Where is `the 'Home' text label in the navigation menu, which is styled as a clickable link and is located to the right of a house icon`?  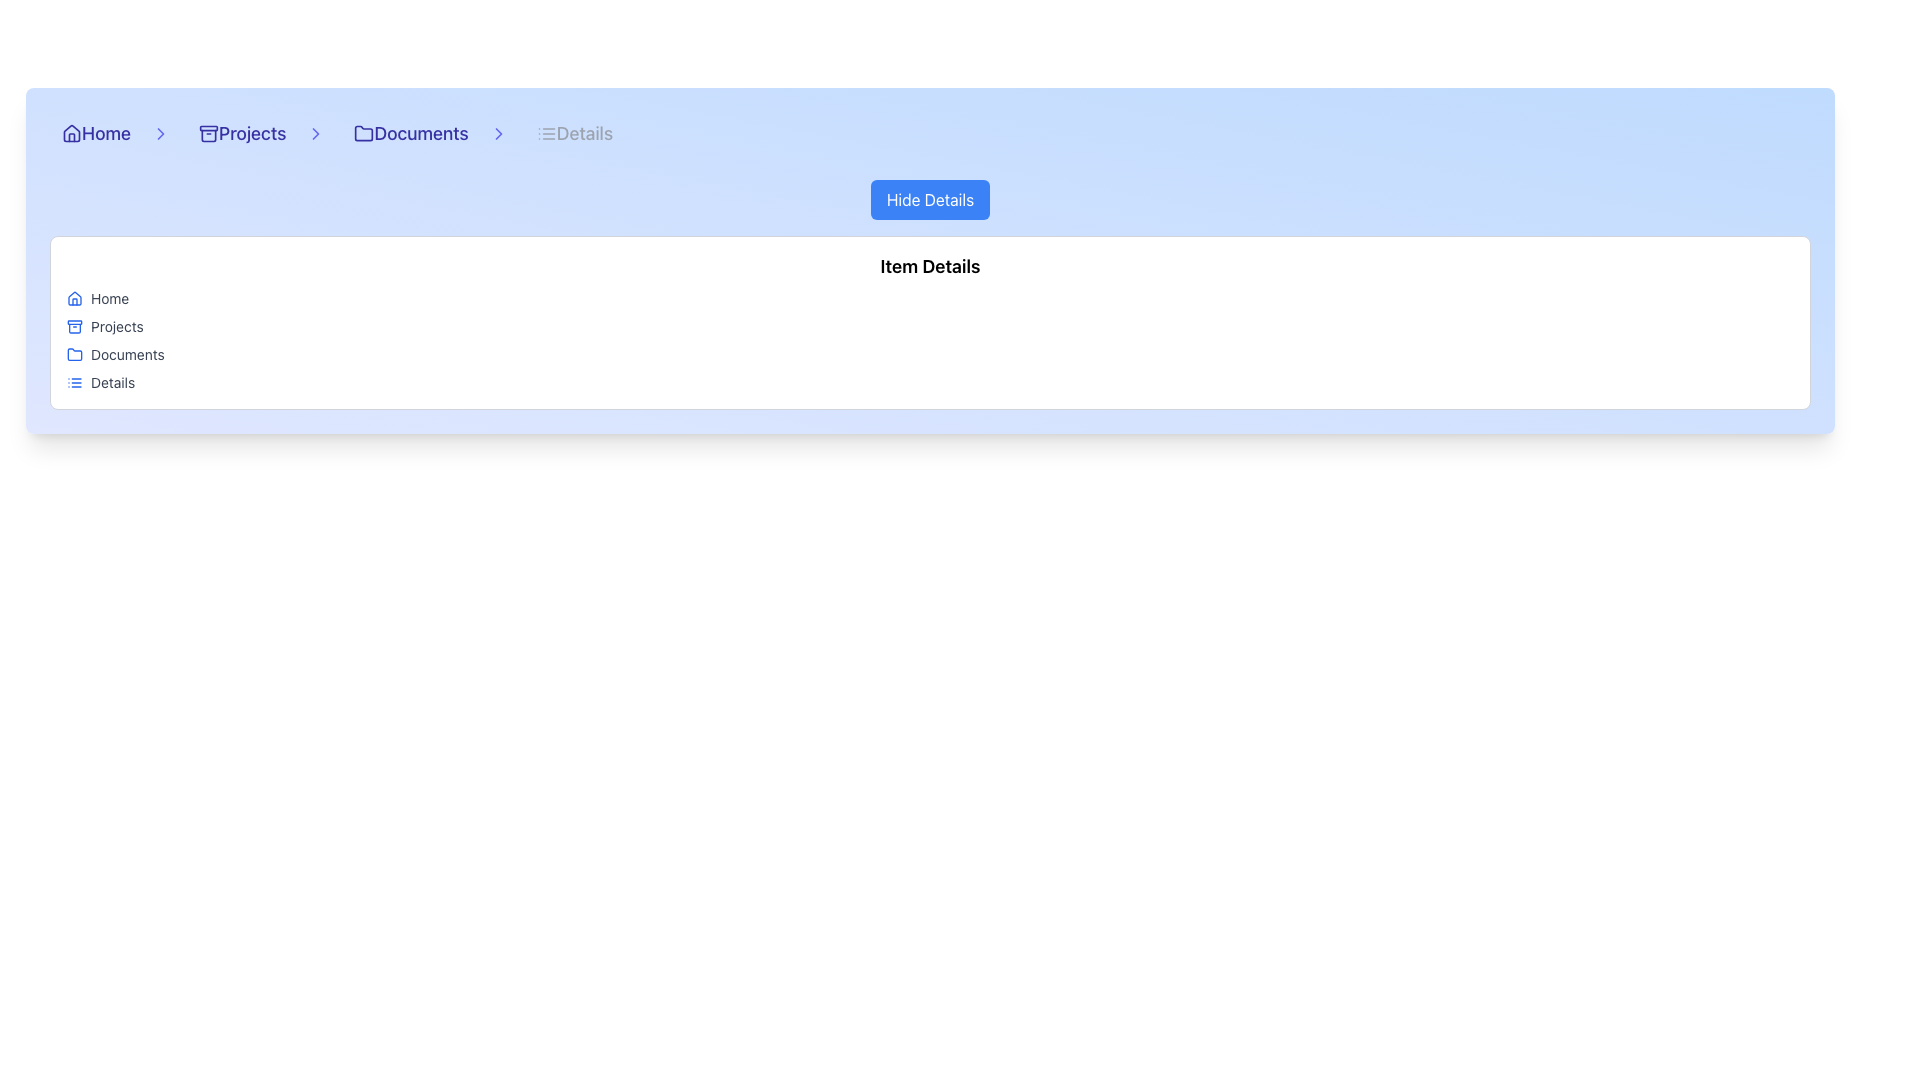
the 'Home' text label in the navigation menu, which is styled as a clickable link and is located to the right of a house icon is located at coordinates (105, 134).